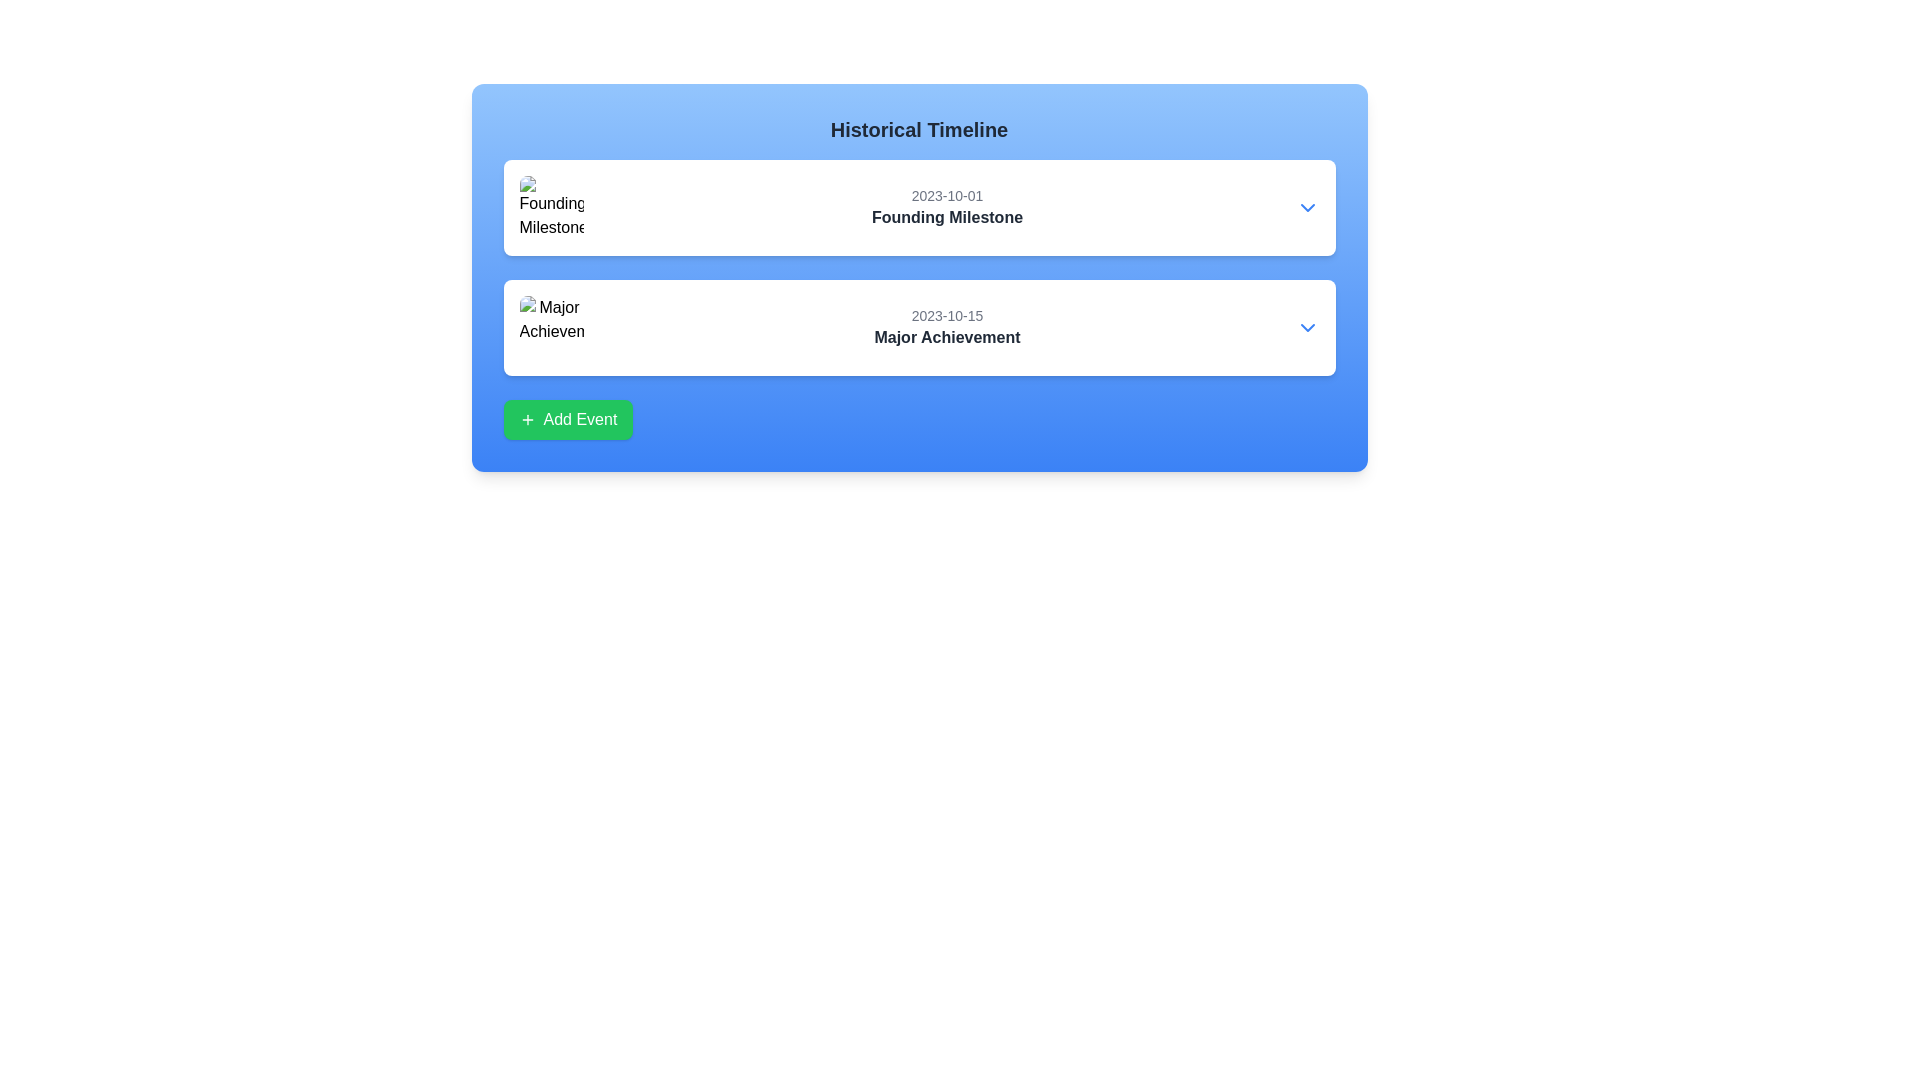 This screenshot has width=1920, height=1080. Describe the element at coordinates (946, 196) in the screenshot. I see `the static text label displaying the date '2023-10-01', which is styled in gray and is part of the 'Founding Milestone' timeline interface` at that location.